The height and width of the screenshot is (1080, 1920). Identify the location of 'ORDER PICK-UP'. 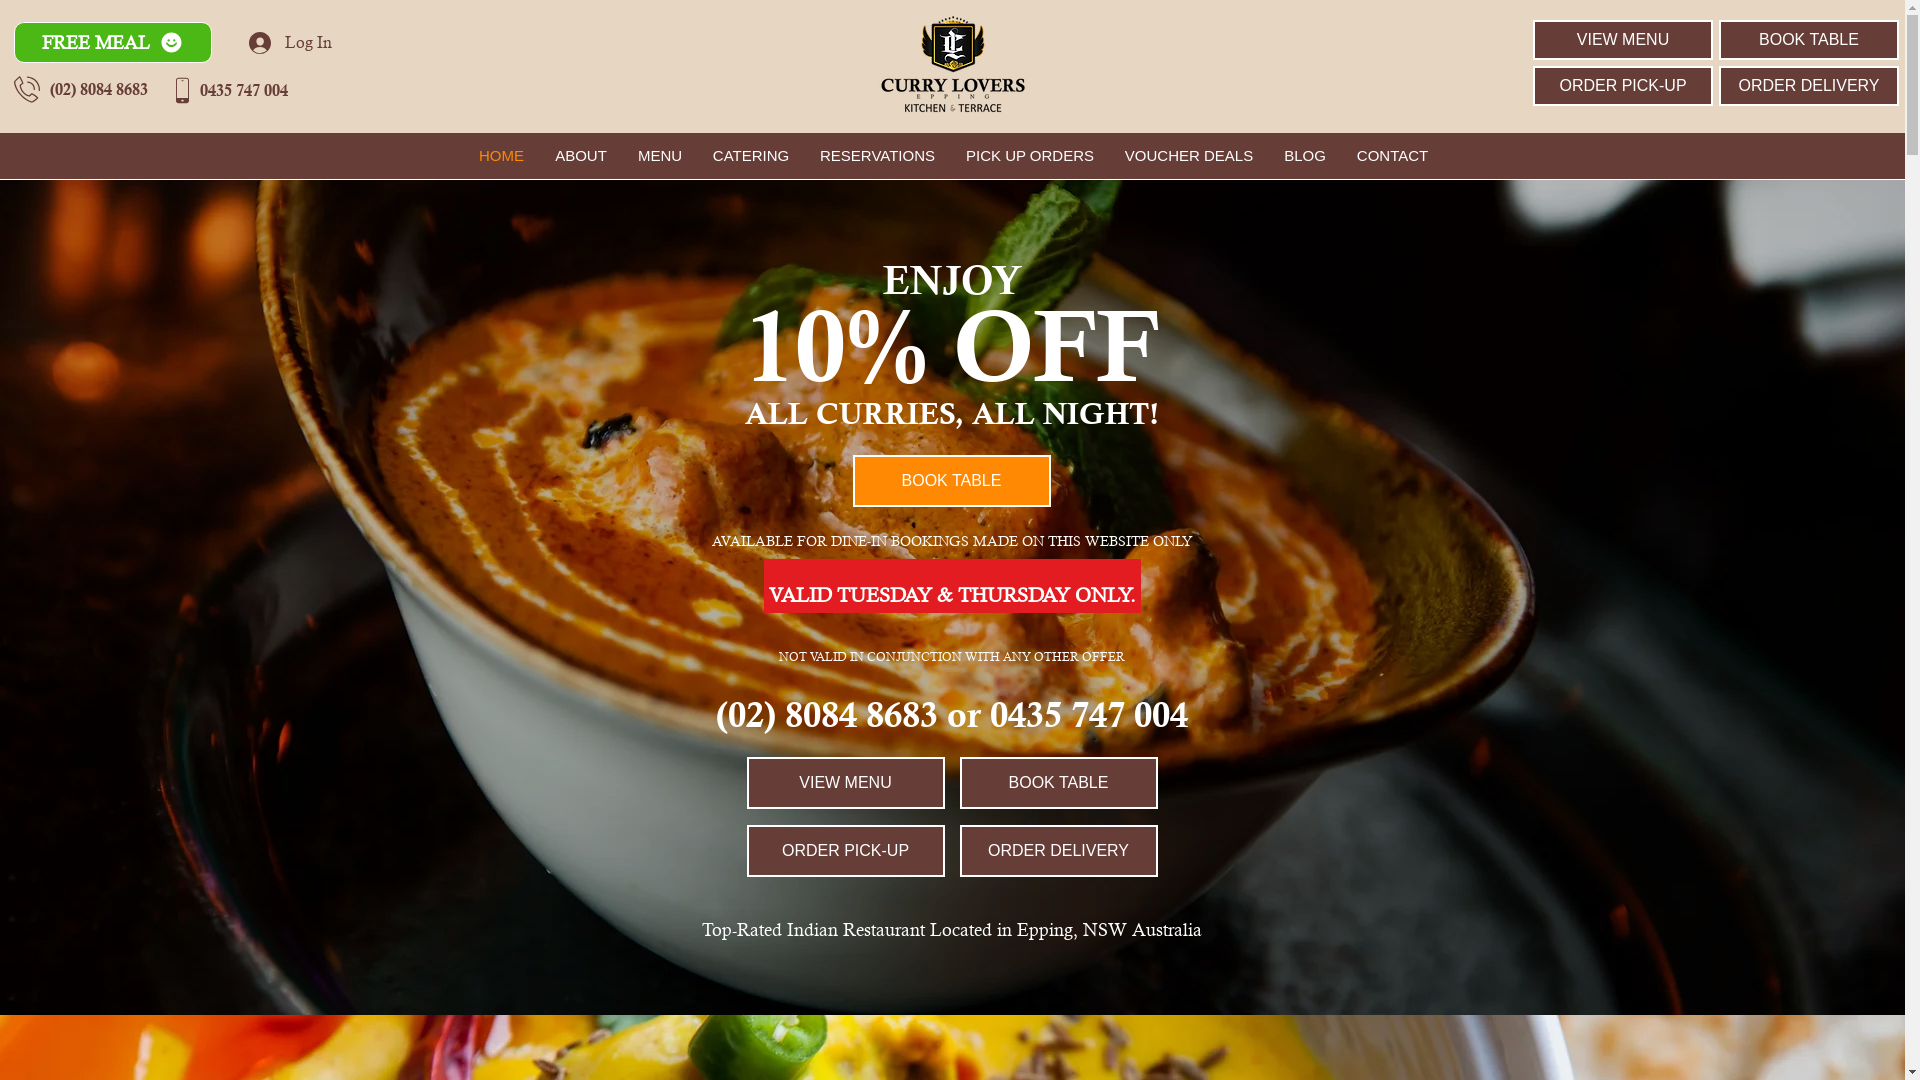
(844, 851).